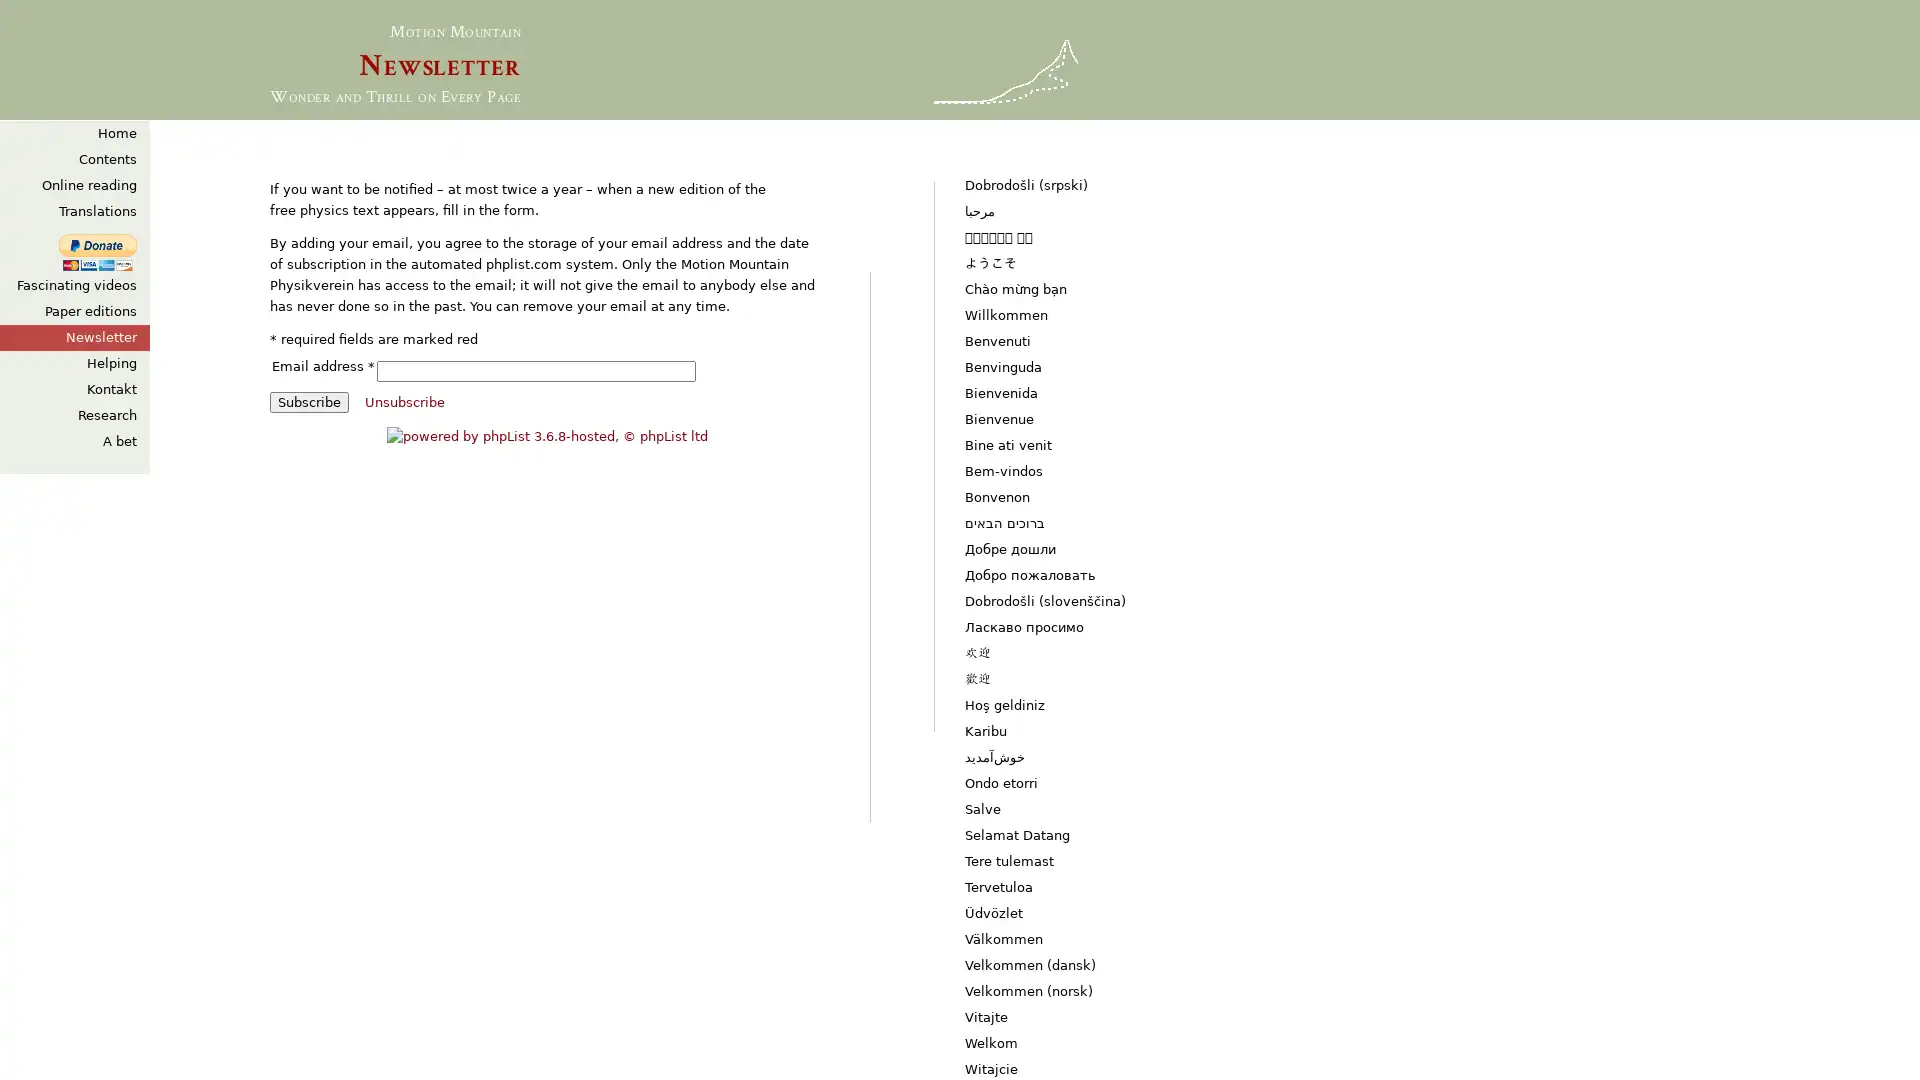  What do you see at coordinates (96, 252) in the screenshot?
I see `| PayPal - The safer, easier way to pay online.|` at bounding box center [96, 252].